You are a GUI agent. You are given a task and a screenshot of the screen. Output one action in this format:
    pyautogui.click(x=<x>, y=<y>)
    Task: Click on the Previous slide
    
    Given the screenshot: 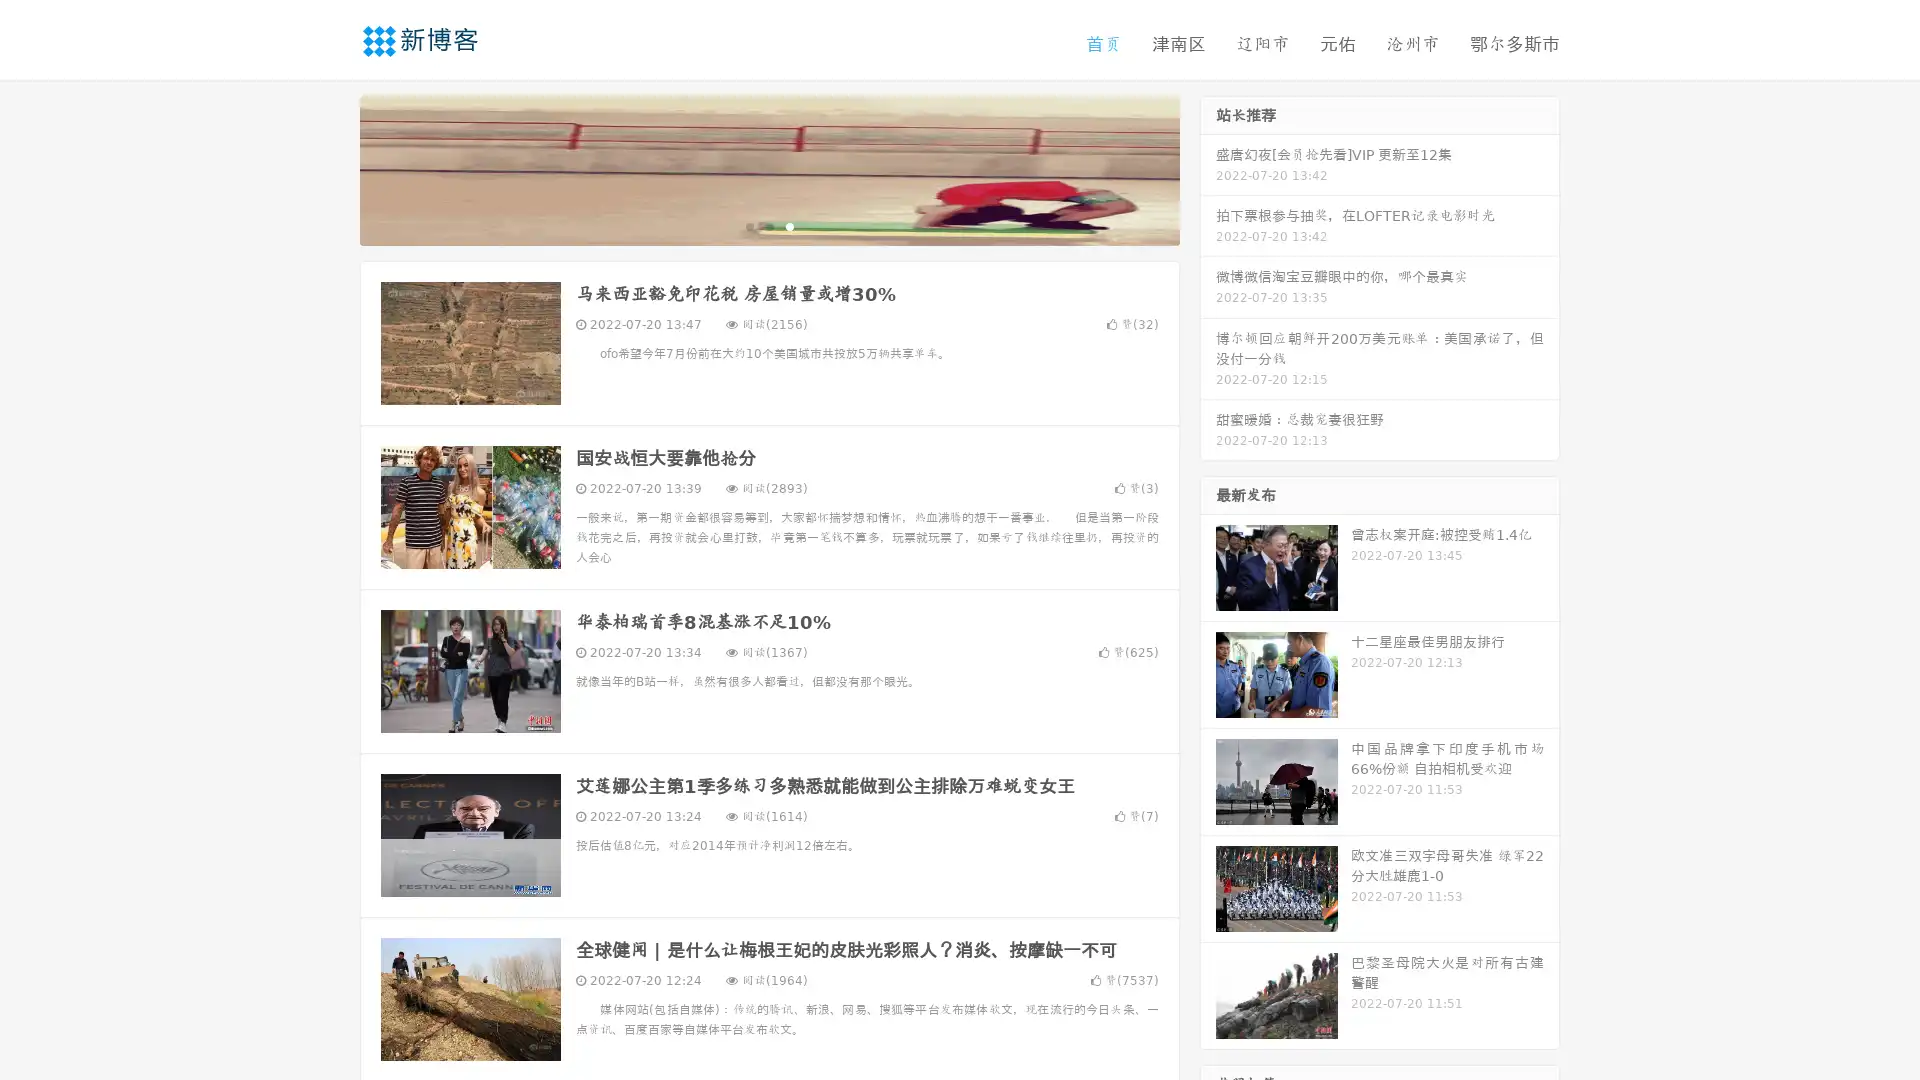 What is the action you would take?
    pyautogui.click(x=330, y=168)
    